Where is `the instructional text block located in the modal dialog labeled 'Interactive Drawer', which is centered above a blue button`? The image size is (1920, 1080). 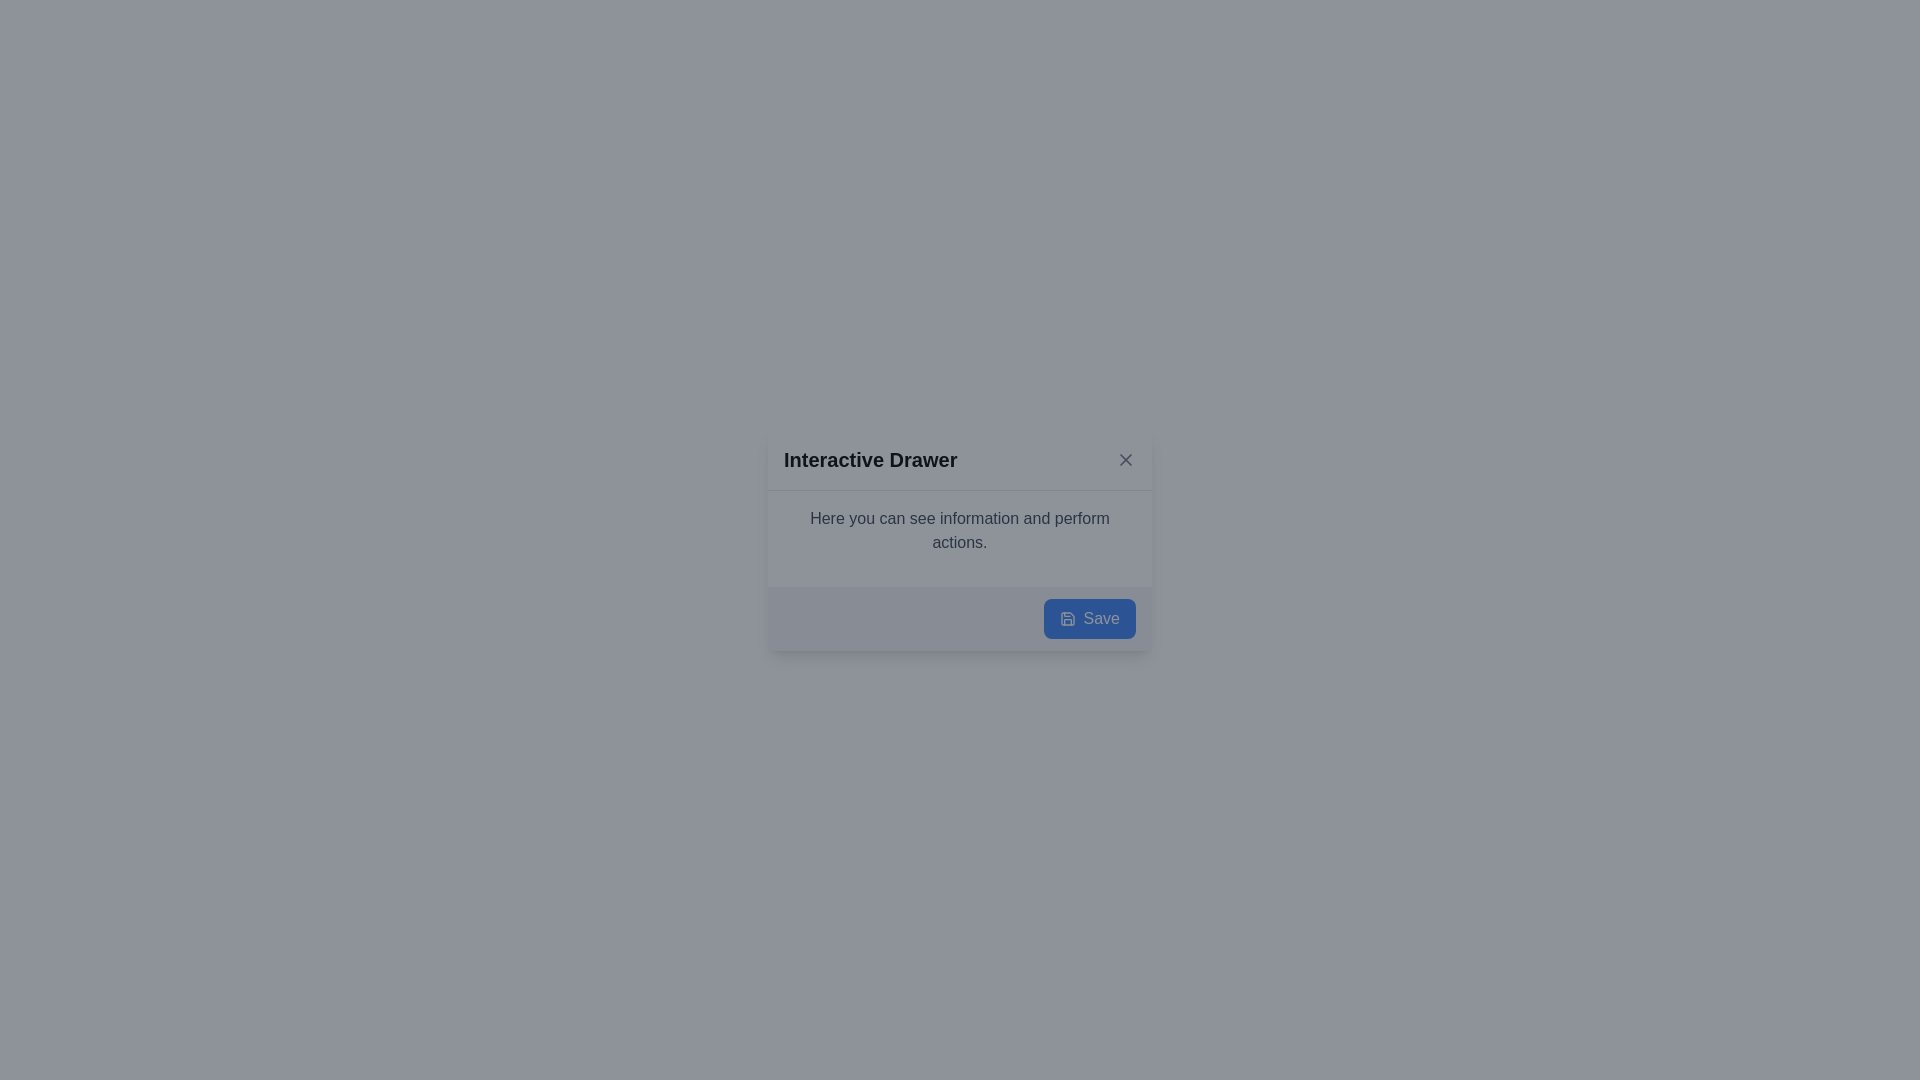
the instructional text block located in the modal dialog labeled 'Interactive Drawer', which is centered above a blue button is located at coordinates (960, 528).